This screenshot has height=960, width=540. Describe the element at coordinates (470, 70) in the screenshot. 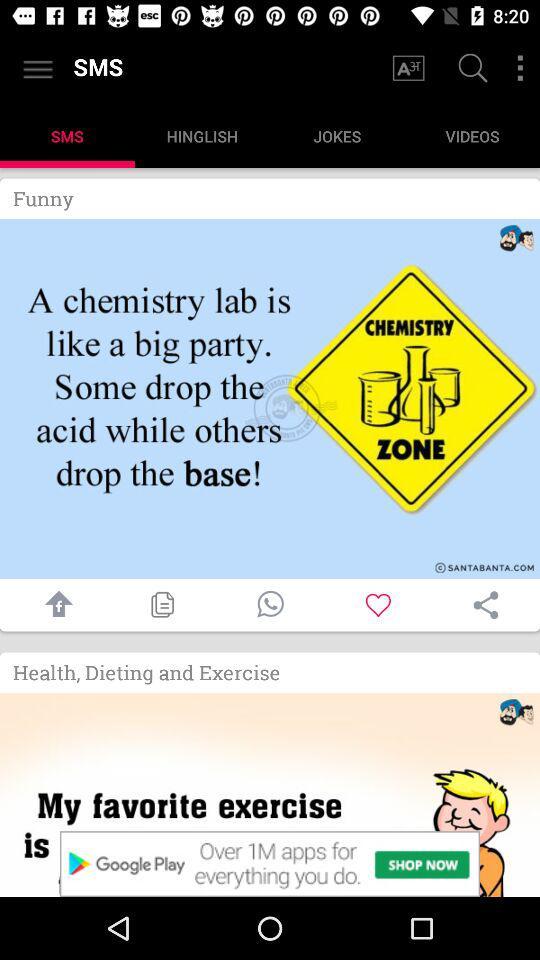

I see `search sms` at that location.